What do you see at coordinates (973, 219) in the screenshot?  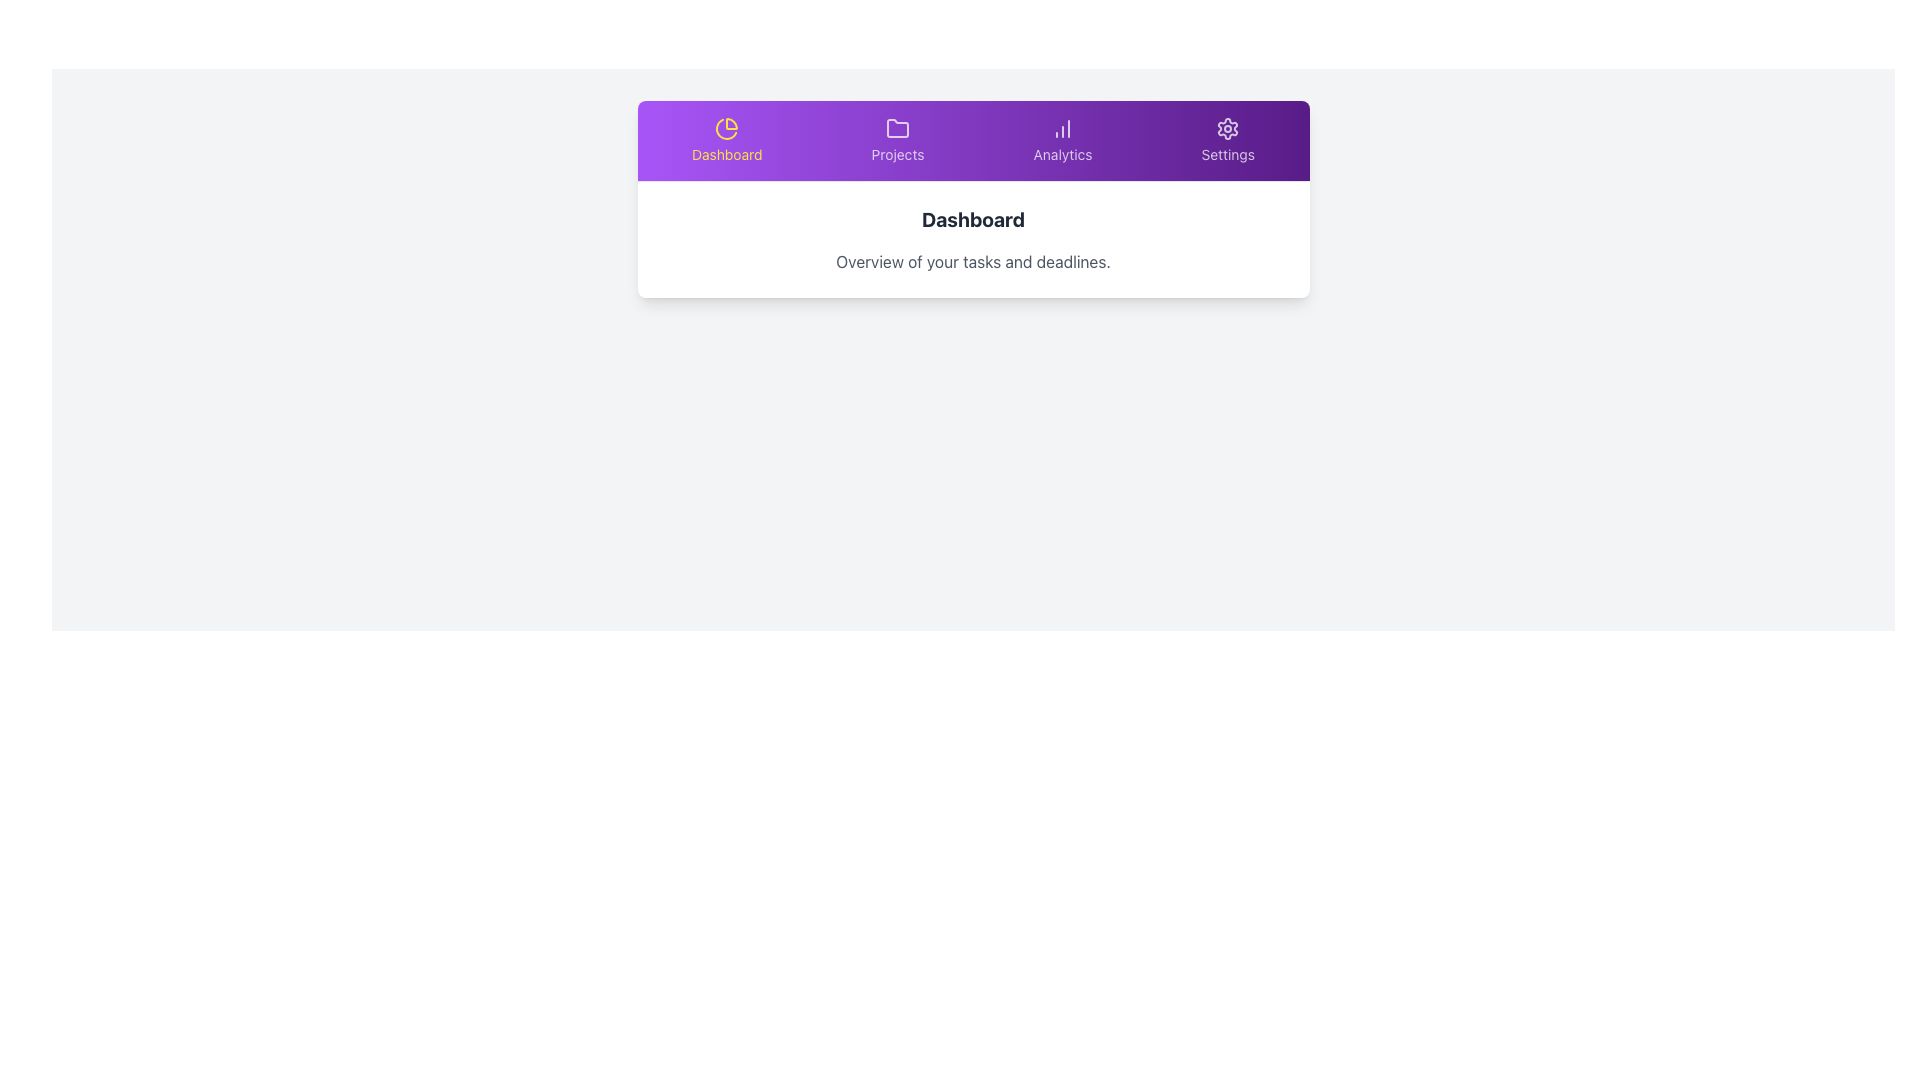 I see `the bold 'Dashboard' text label at the top of the main content area, which is prominently displayed in a large dark gray font and located directly below the navigation bar` at bounding box center [973, 219].